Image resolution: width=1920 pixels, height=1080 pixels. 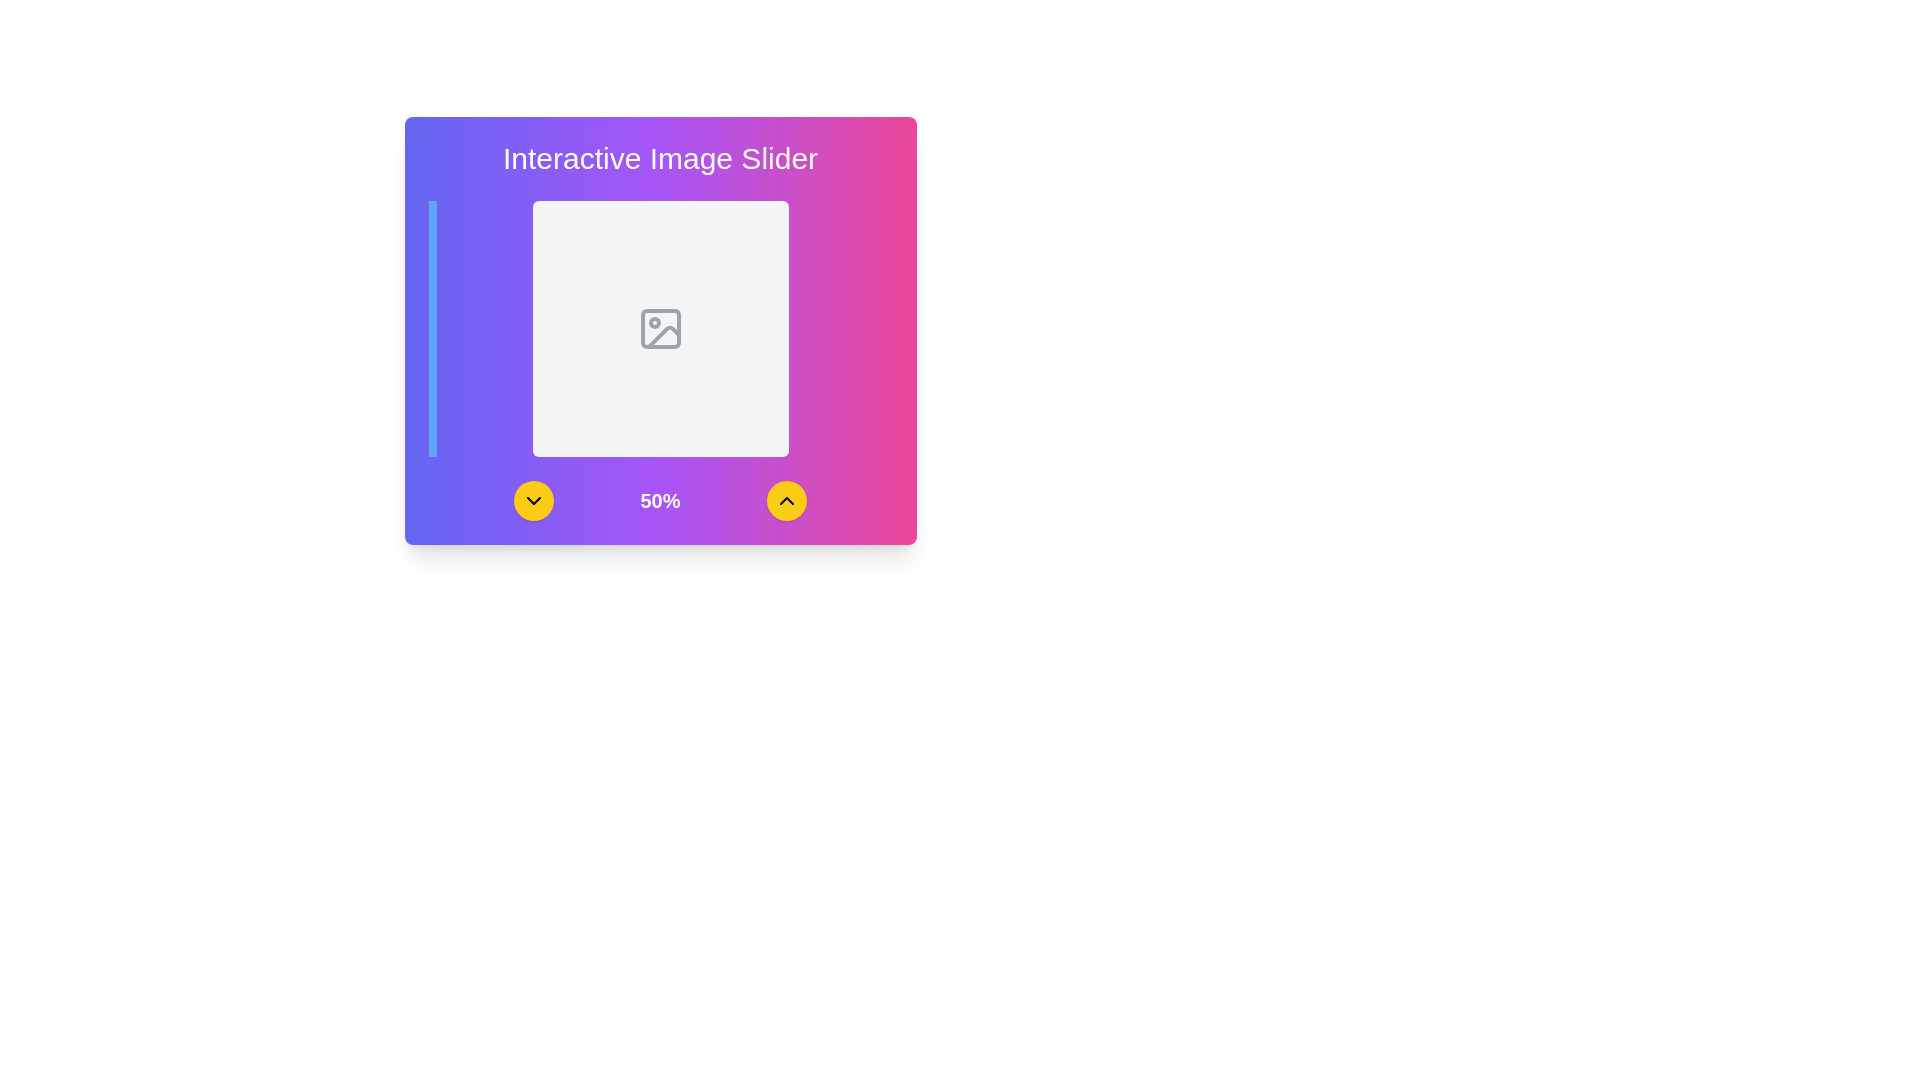 What do you see at coordinates (785, 500) in the screenshot?
I see `the Up-chevron icon inside the interactive button, which is centered in a circular button with a yellow background located at the bottom-right of the main interface card` at bounding box center [785, 500].